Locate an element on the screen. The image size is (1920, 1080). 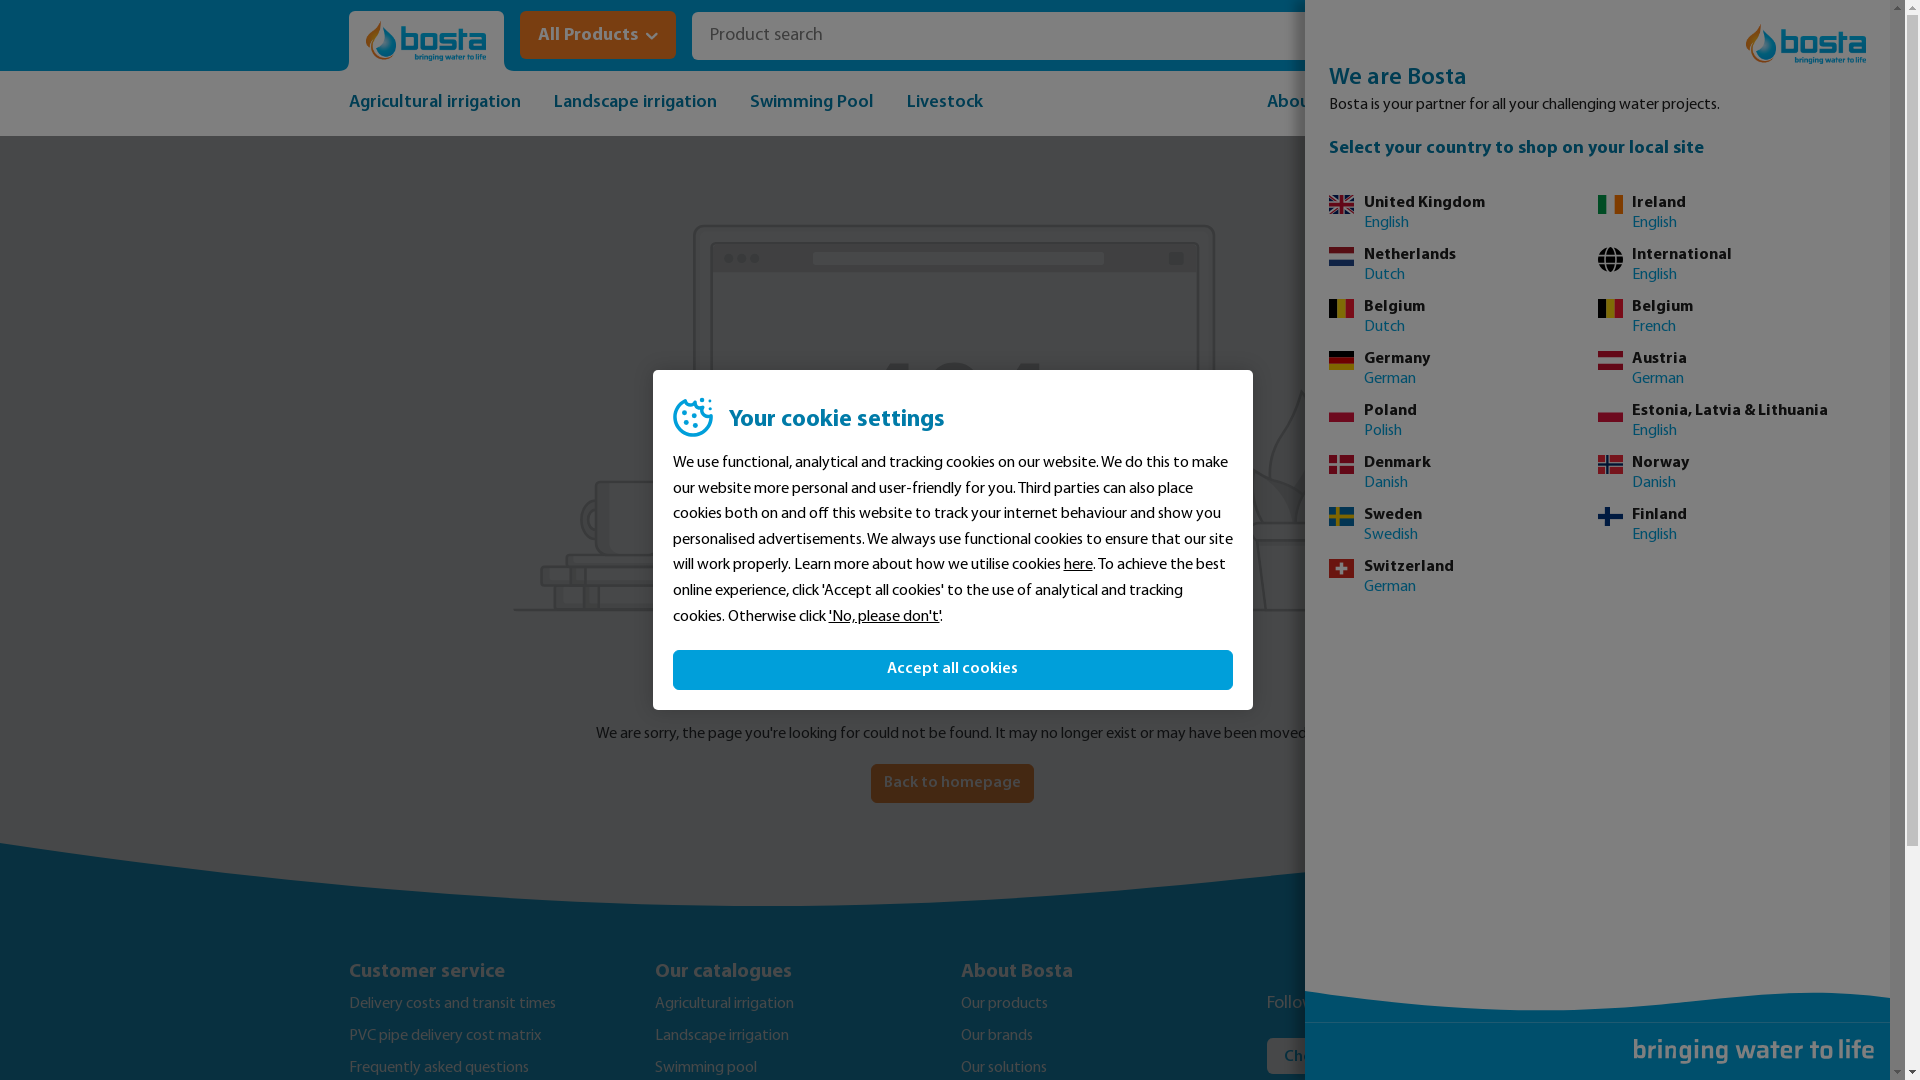
'Swimming pool' is located at coordinates (705, 1067).